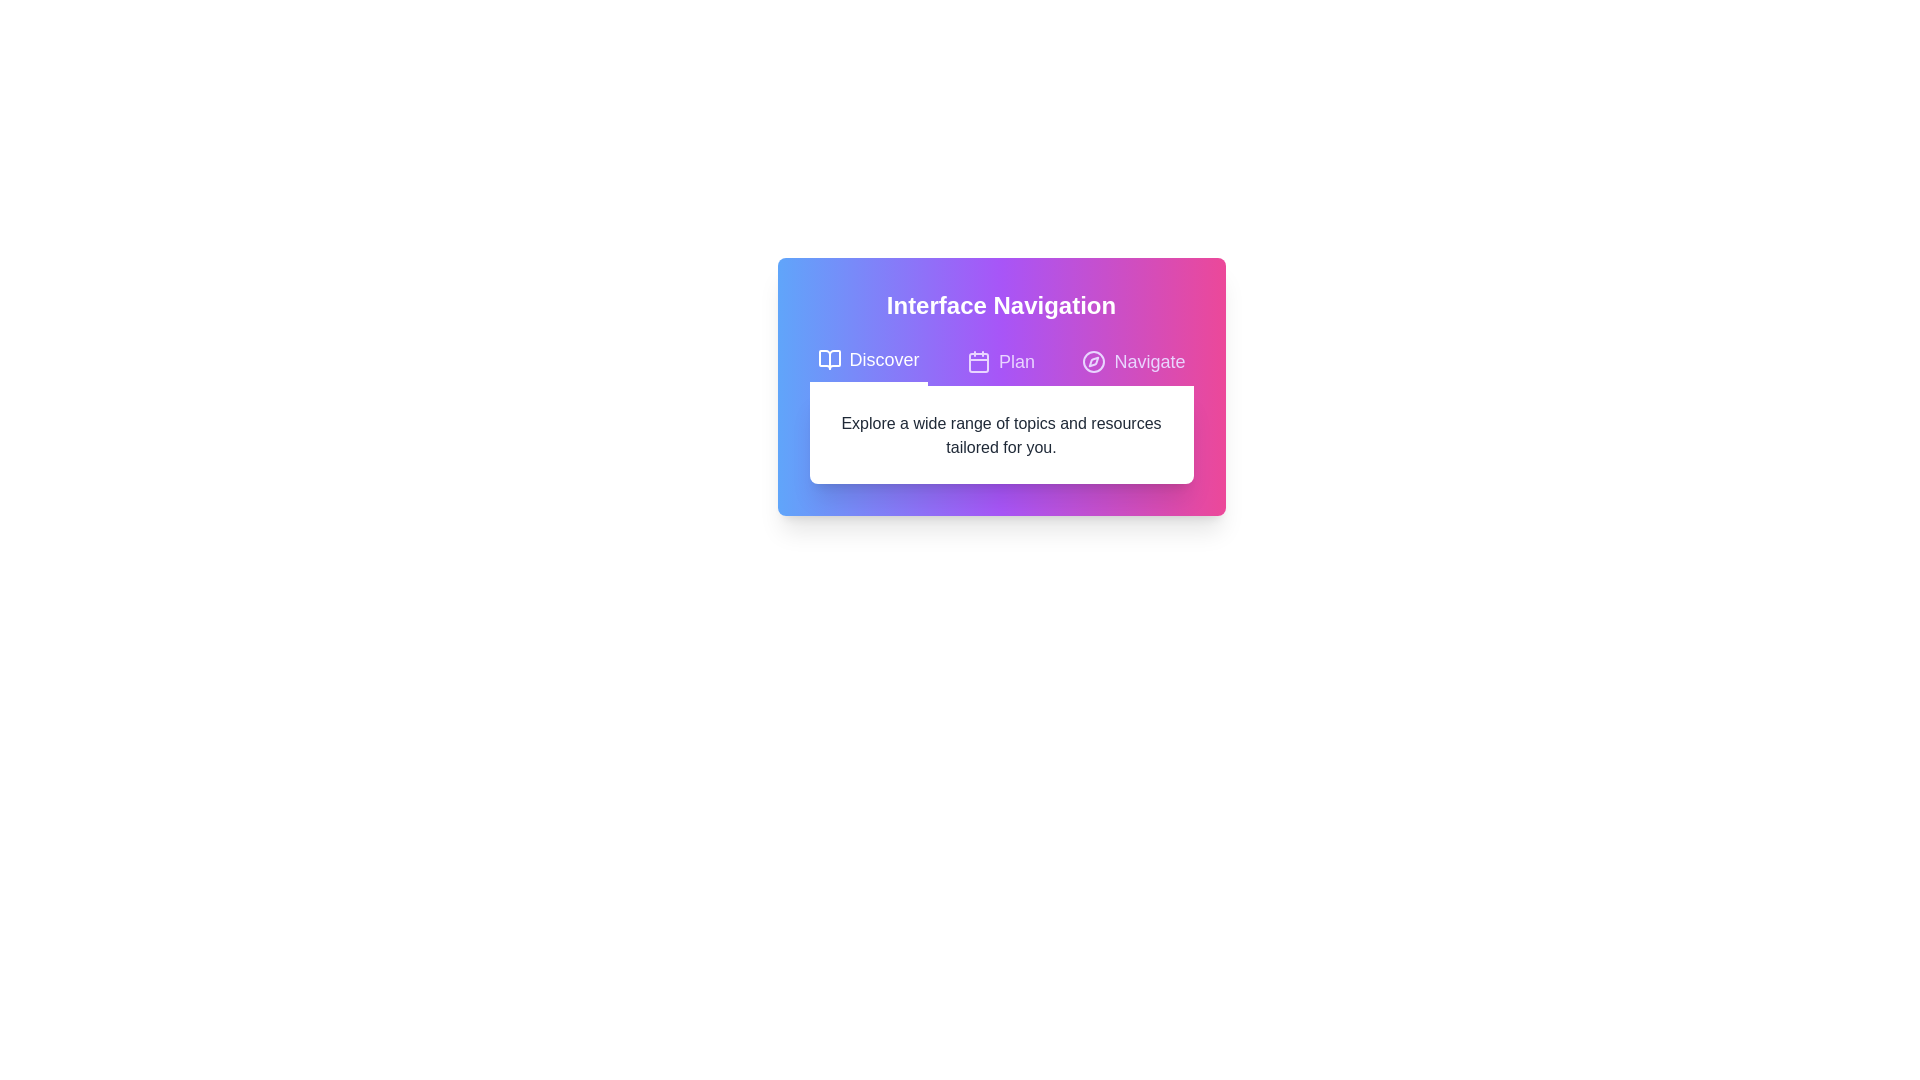  Describe the element at coordinates (829, 358) in the screenshot. I see `the 'Discover' tab icon, which is positioned to the left of the 'Discover' text in the tabbed navigation interface` at that location.